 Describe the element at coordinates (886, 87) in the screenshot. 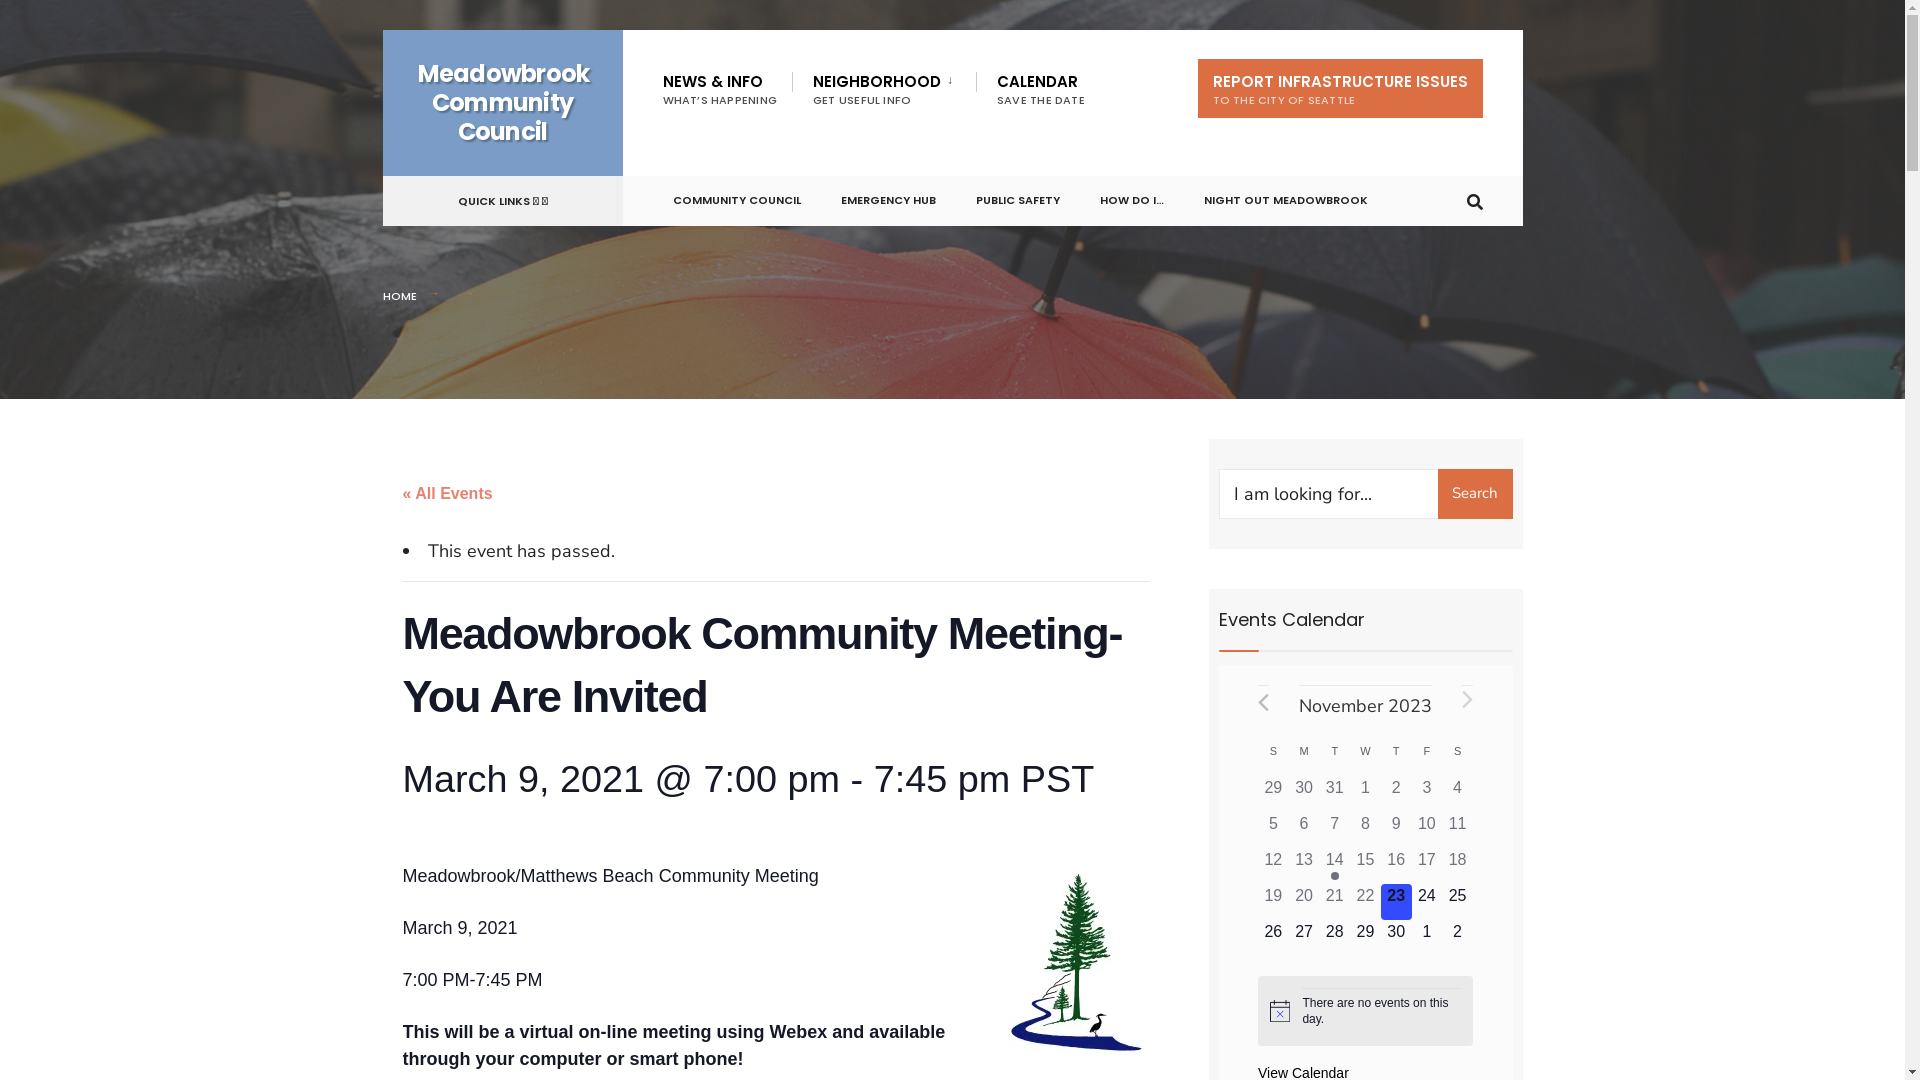

I see `'NEIGHBORHOOD` at that location.